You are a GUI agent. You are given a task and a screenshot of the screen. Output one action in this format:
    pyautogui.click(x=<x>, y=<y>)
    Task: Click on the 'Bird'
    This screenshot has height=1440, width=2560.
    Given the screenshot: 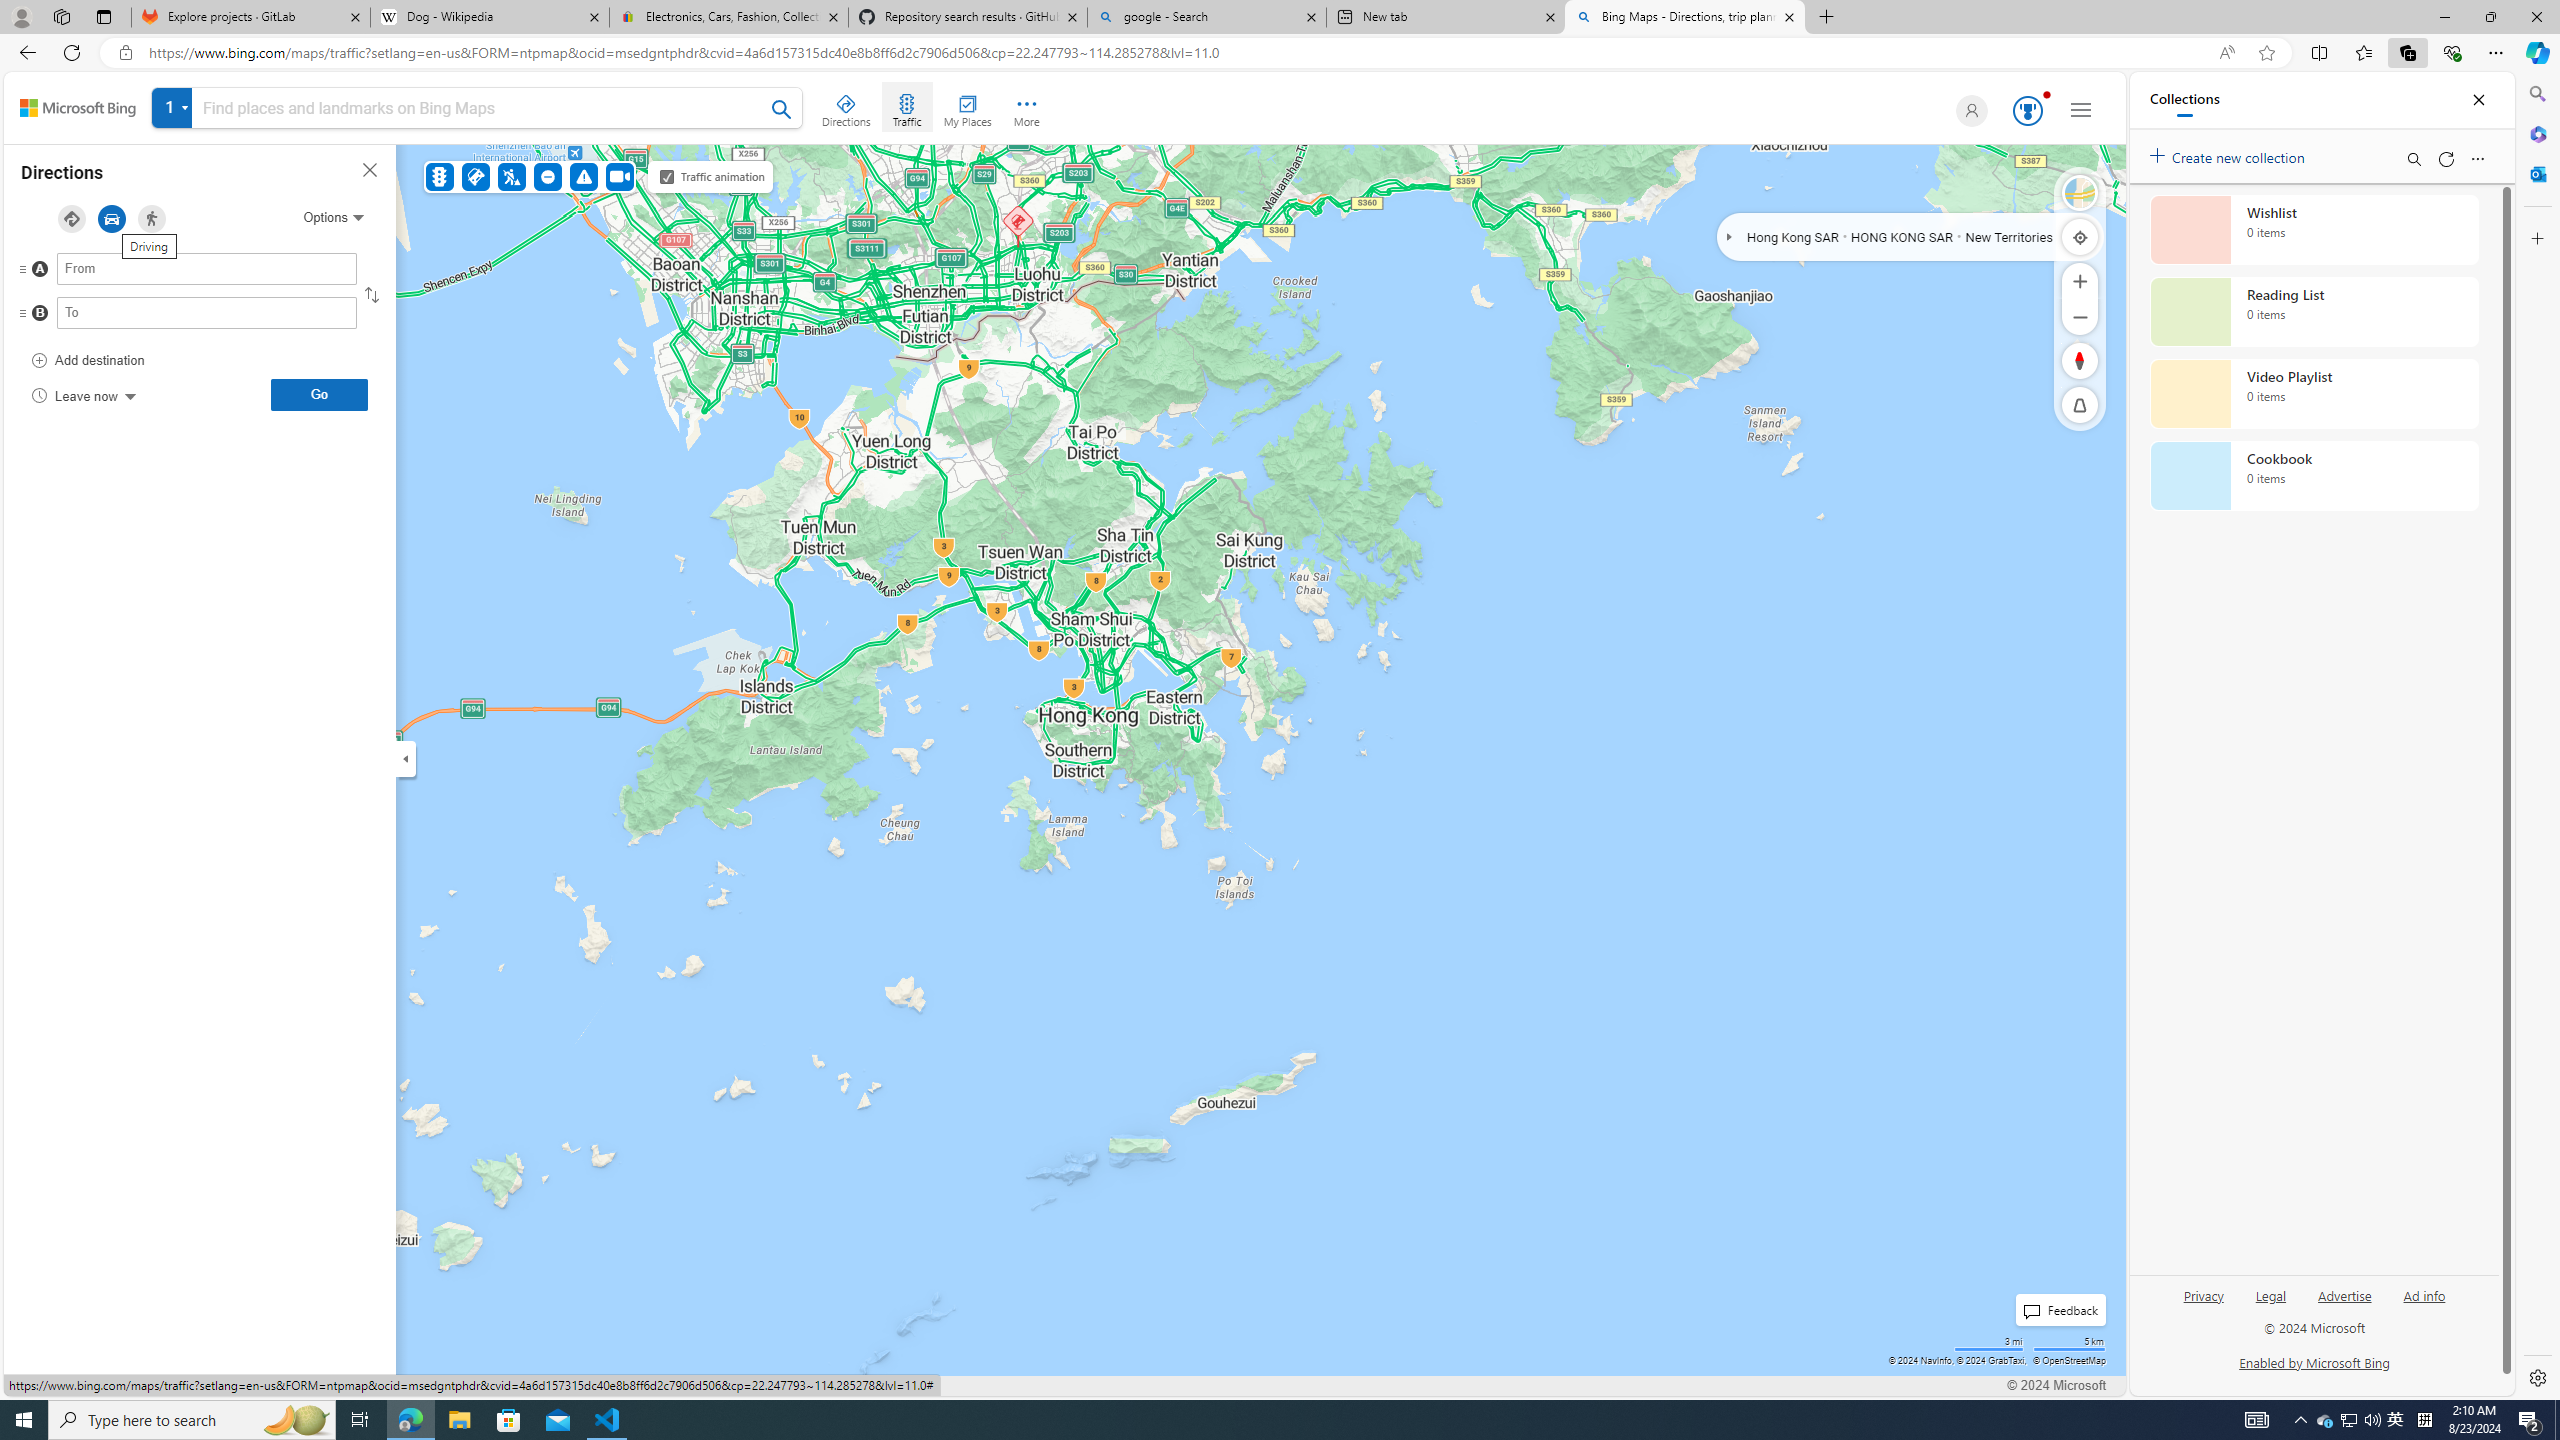 What is the action you would take?
    pyautogui.click(x=2079, y=192)
    